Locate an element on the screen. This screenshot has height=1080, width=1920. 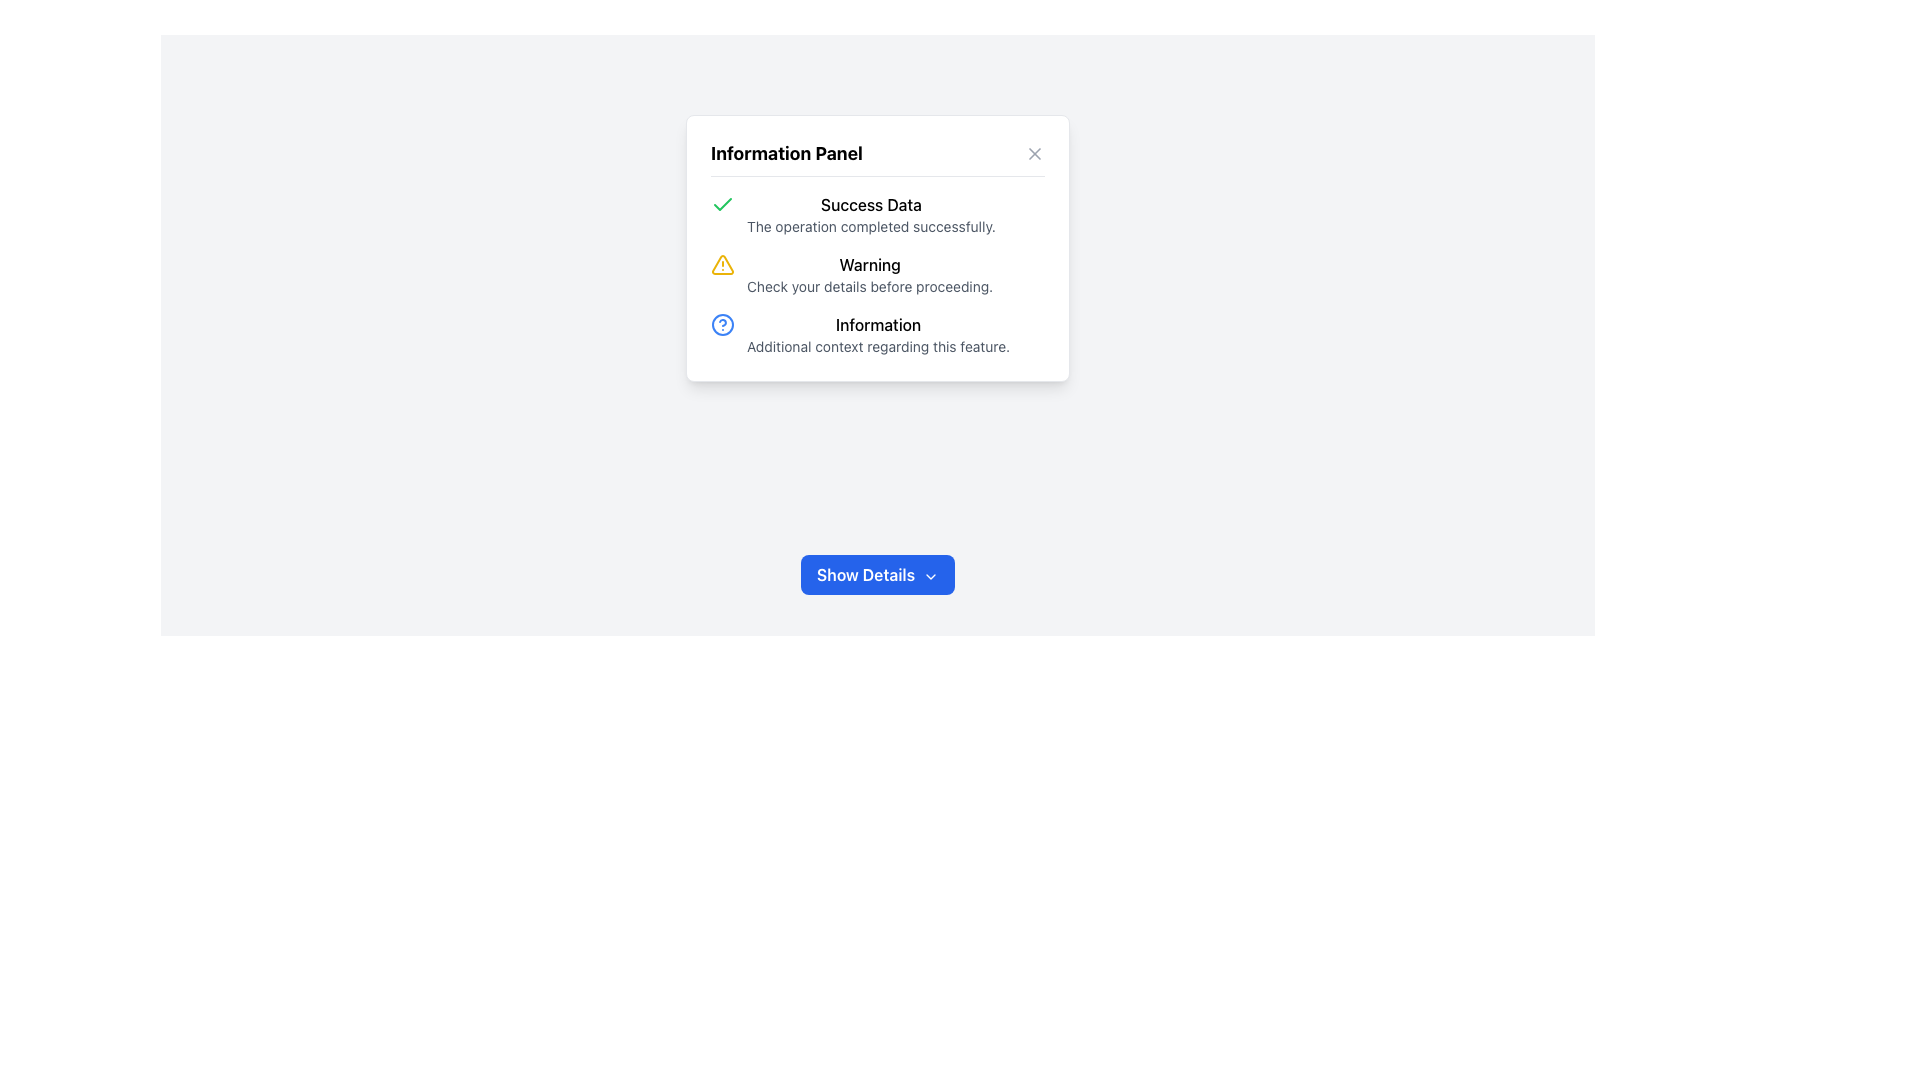
the paragraph element containing the text 'Additional context regarding this feature.' located under the 'Information' heading in the informational modal is located at coordinates (878, 346).